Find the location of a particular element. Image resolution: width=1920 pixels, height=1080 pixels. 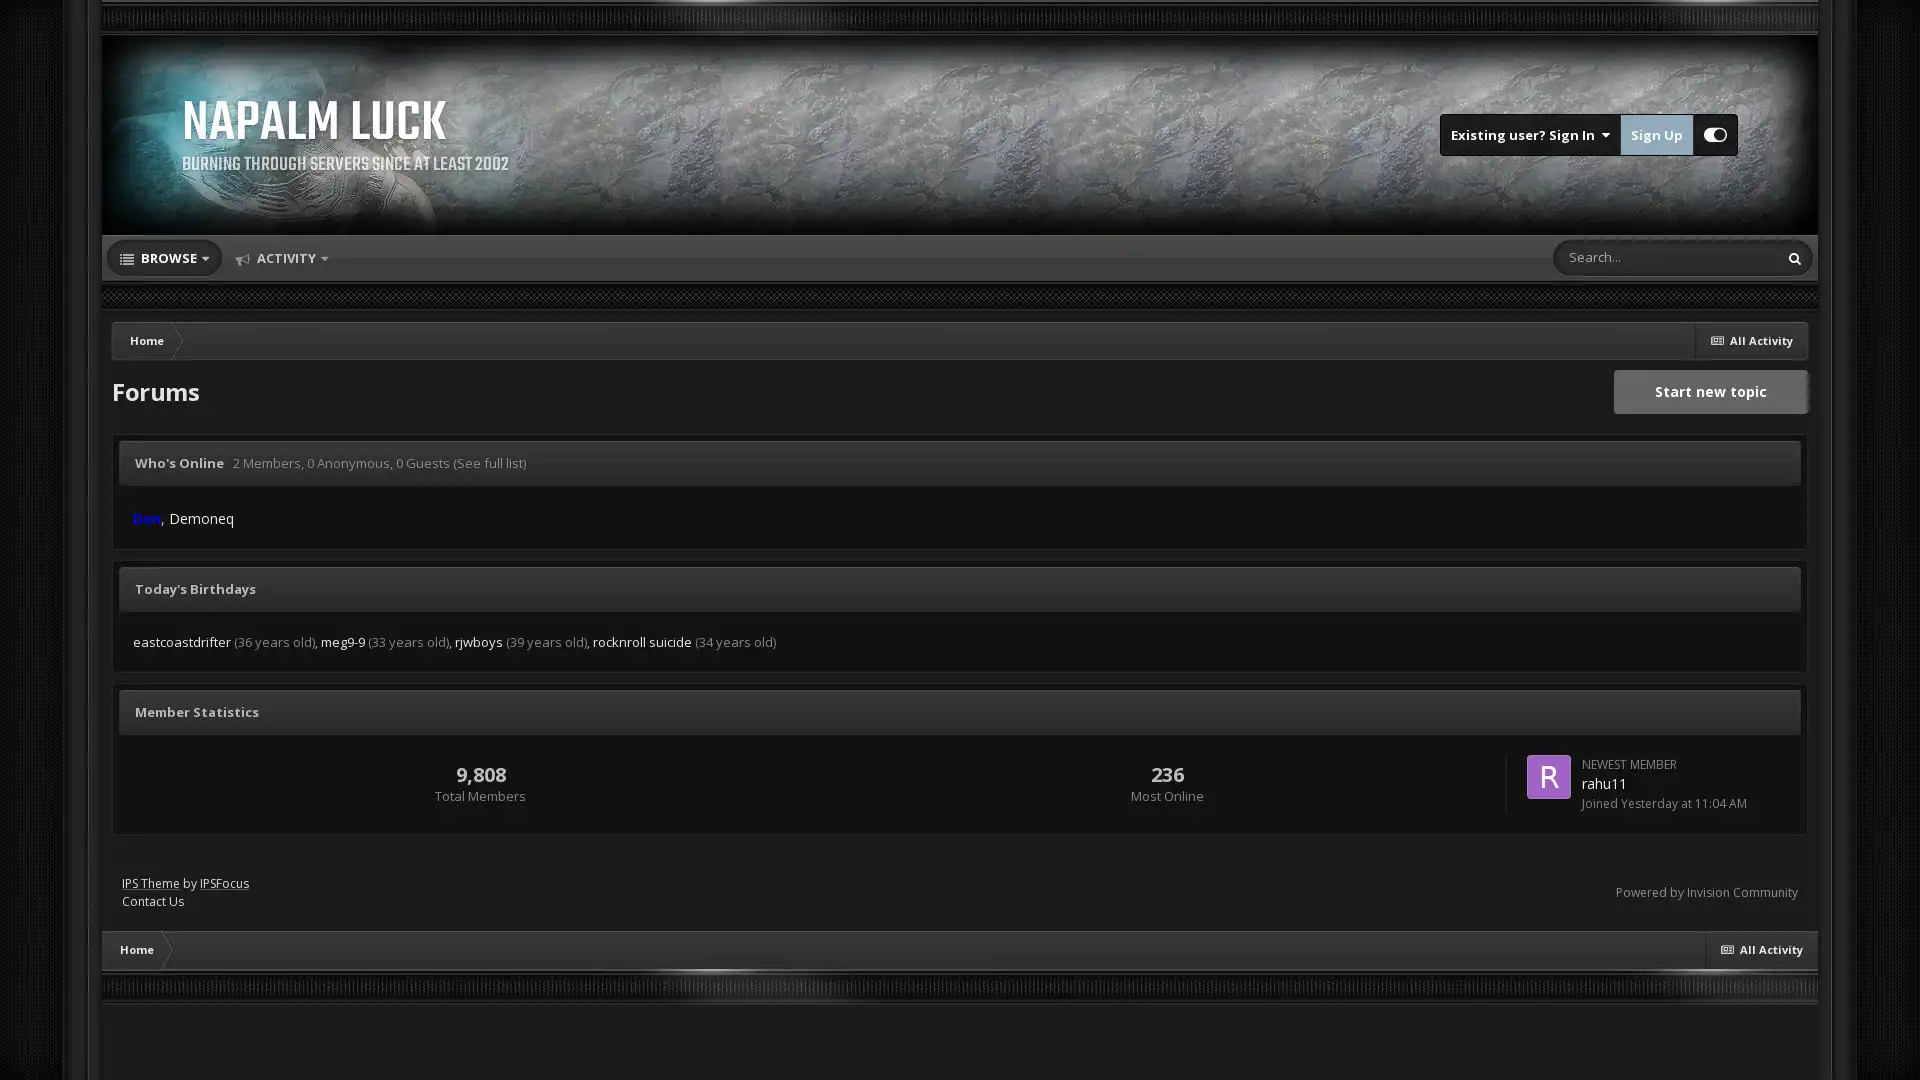

Search is located at coordinates (1795, 257).